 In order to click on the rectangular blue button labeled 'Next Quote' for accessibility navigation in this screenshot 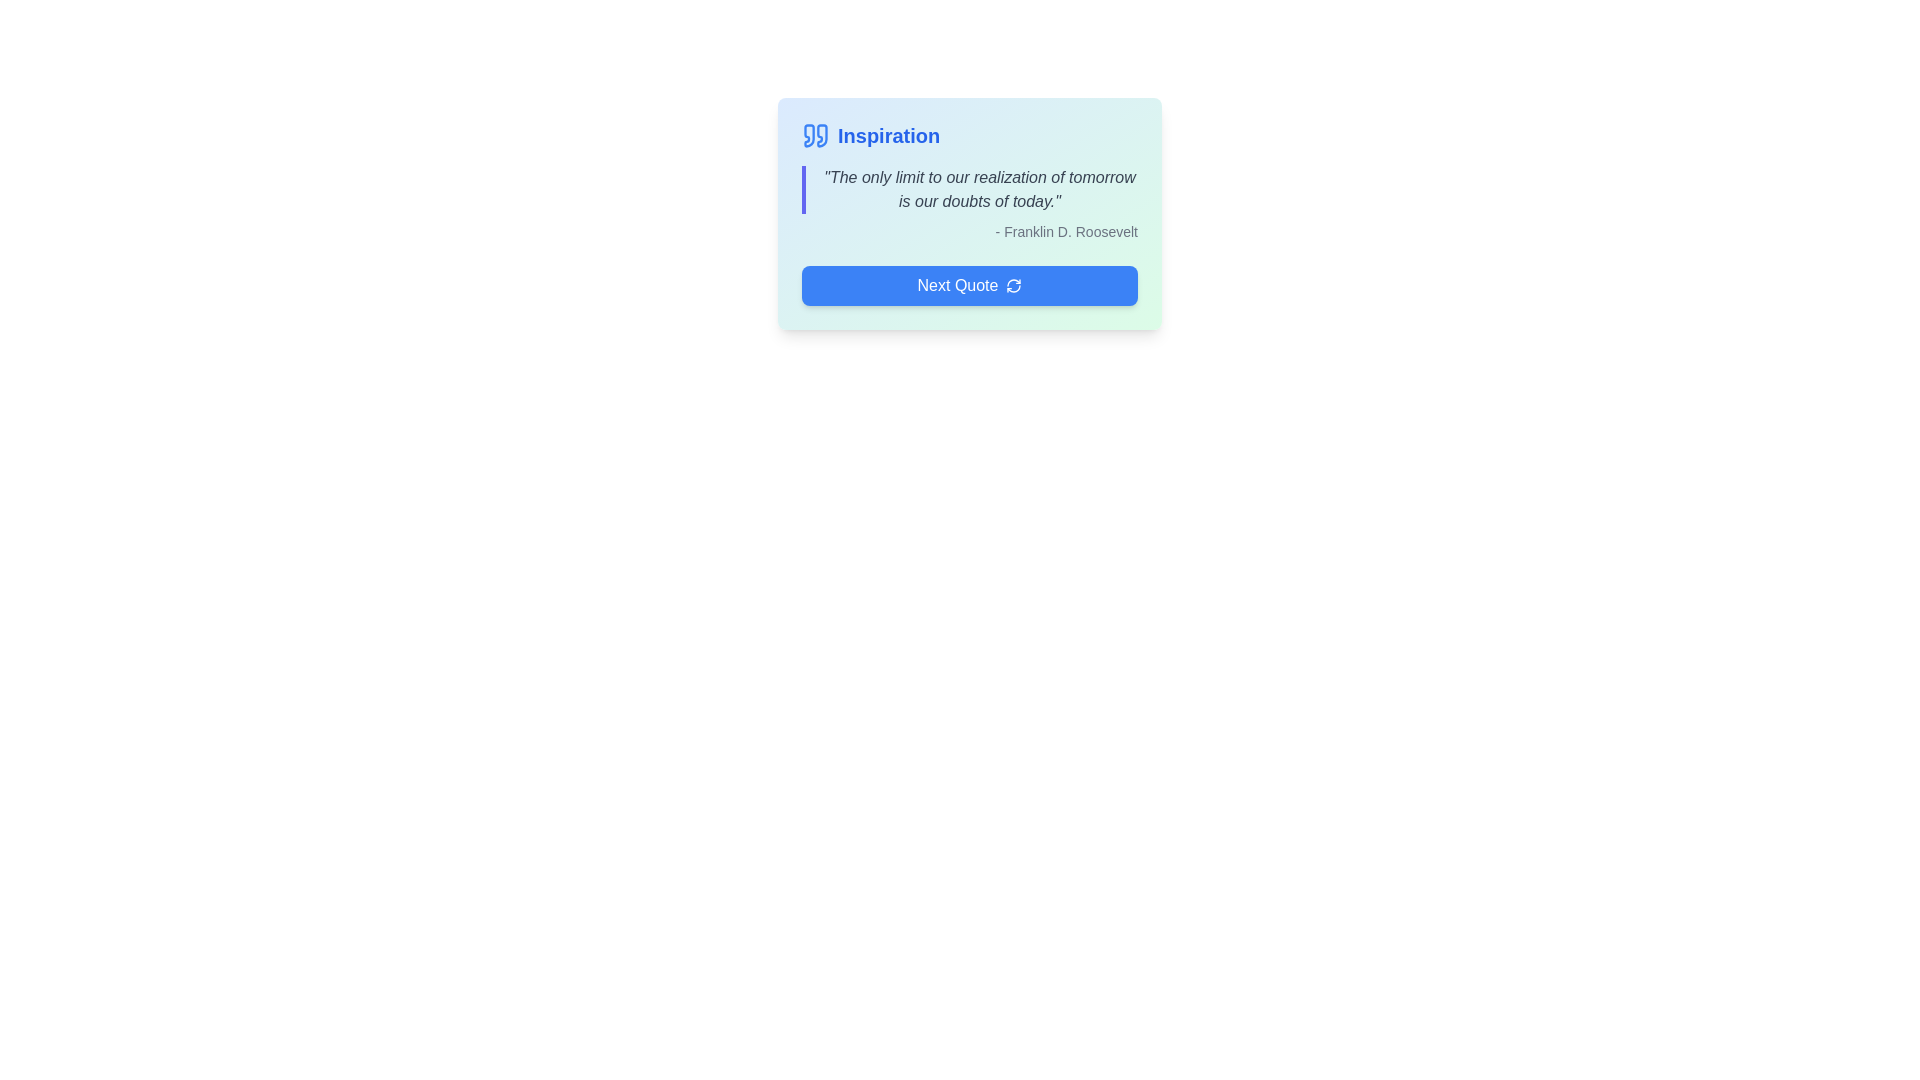, I will do `click(969, 285)`.